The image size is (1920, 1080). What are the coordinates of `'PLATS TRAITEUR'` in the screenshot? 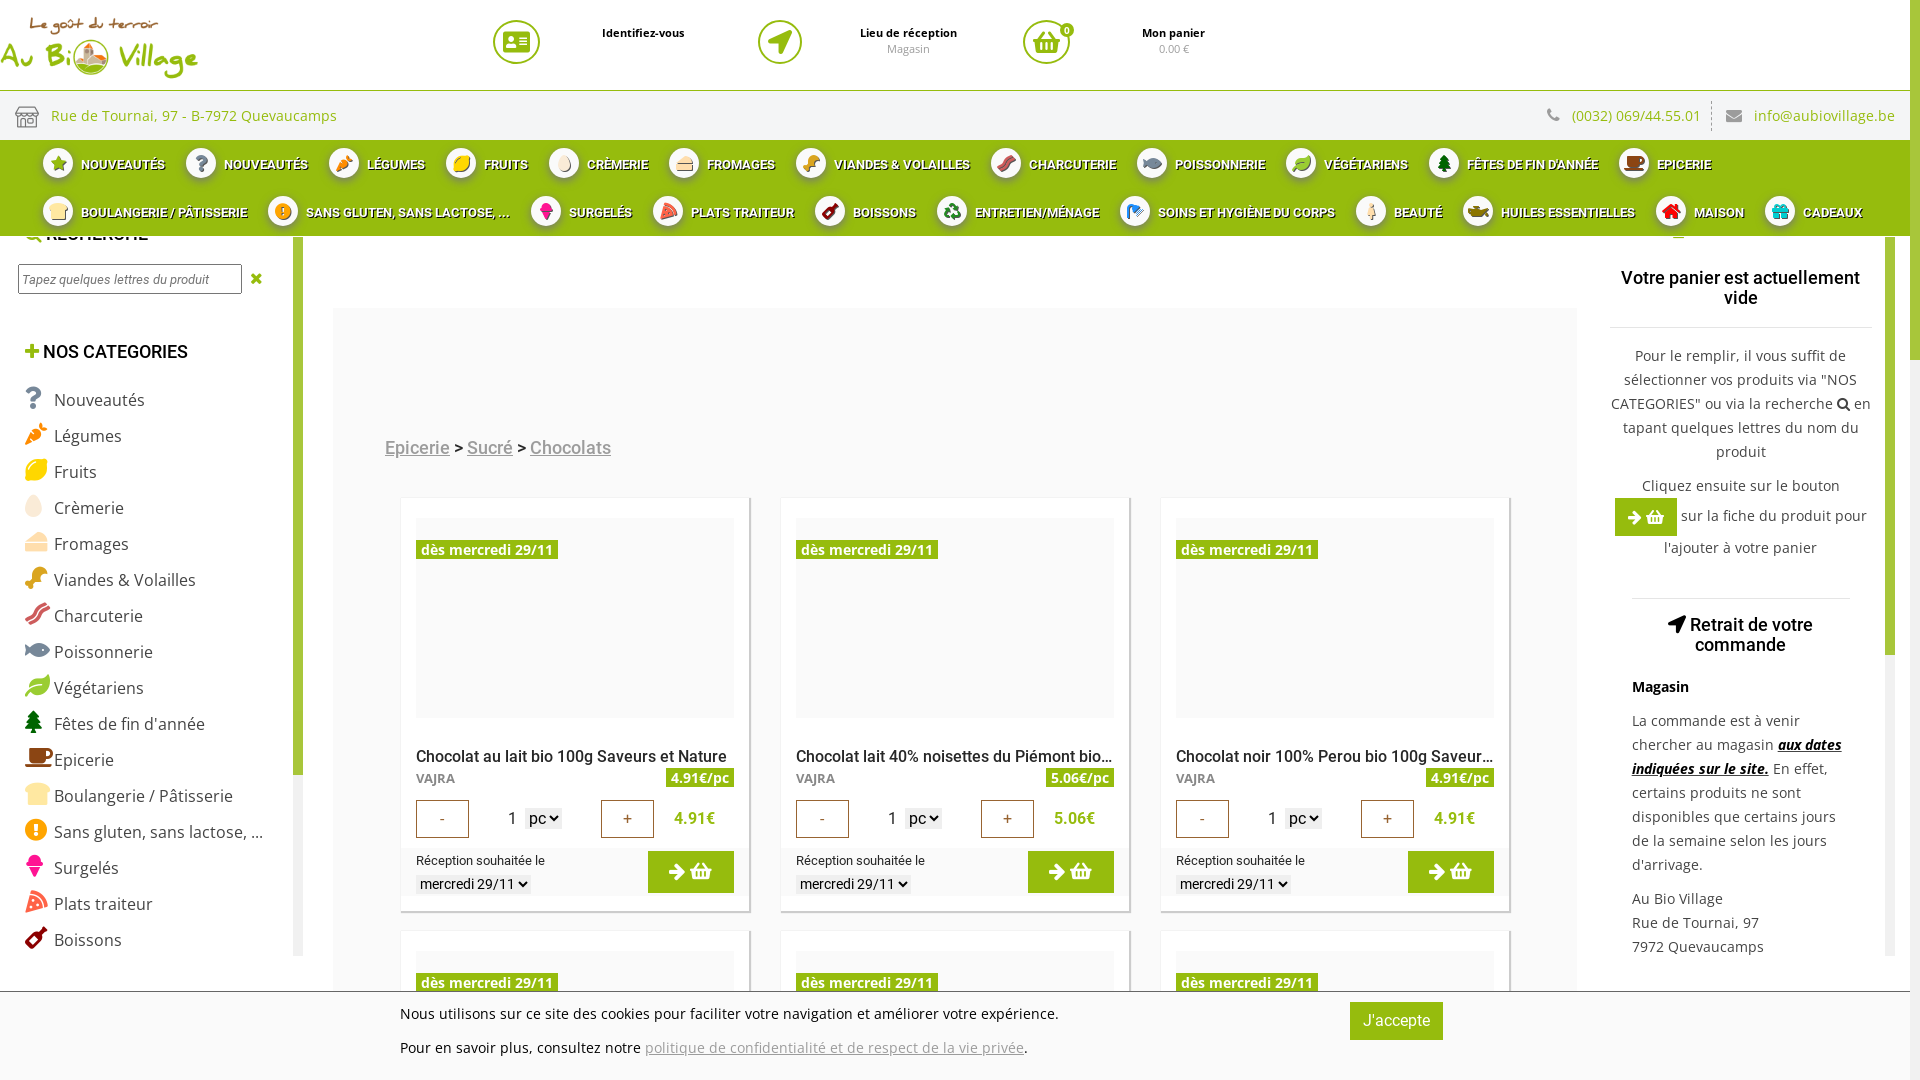 It's located at (720, 207).